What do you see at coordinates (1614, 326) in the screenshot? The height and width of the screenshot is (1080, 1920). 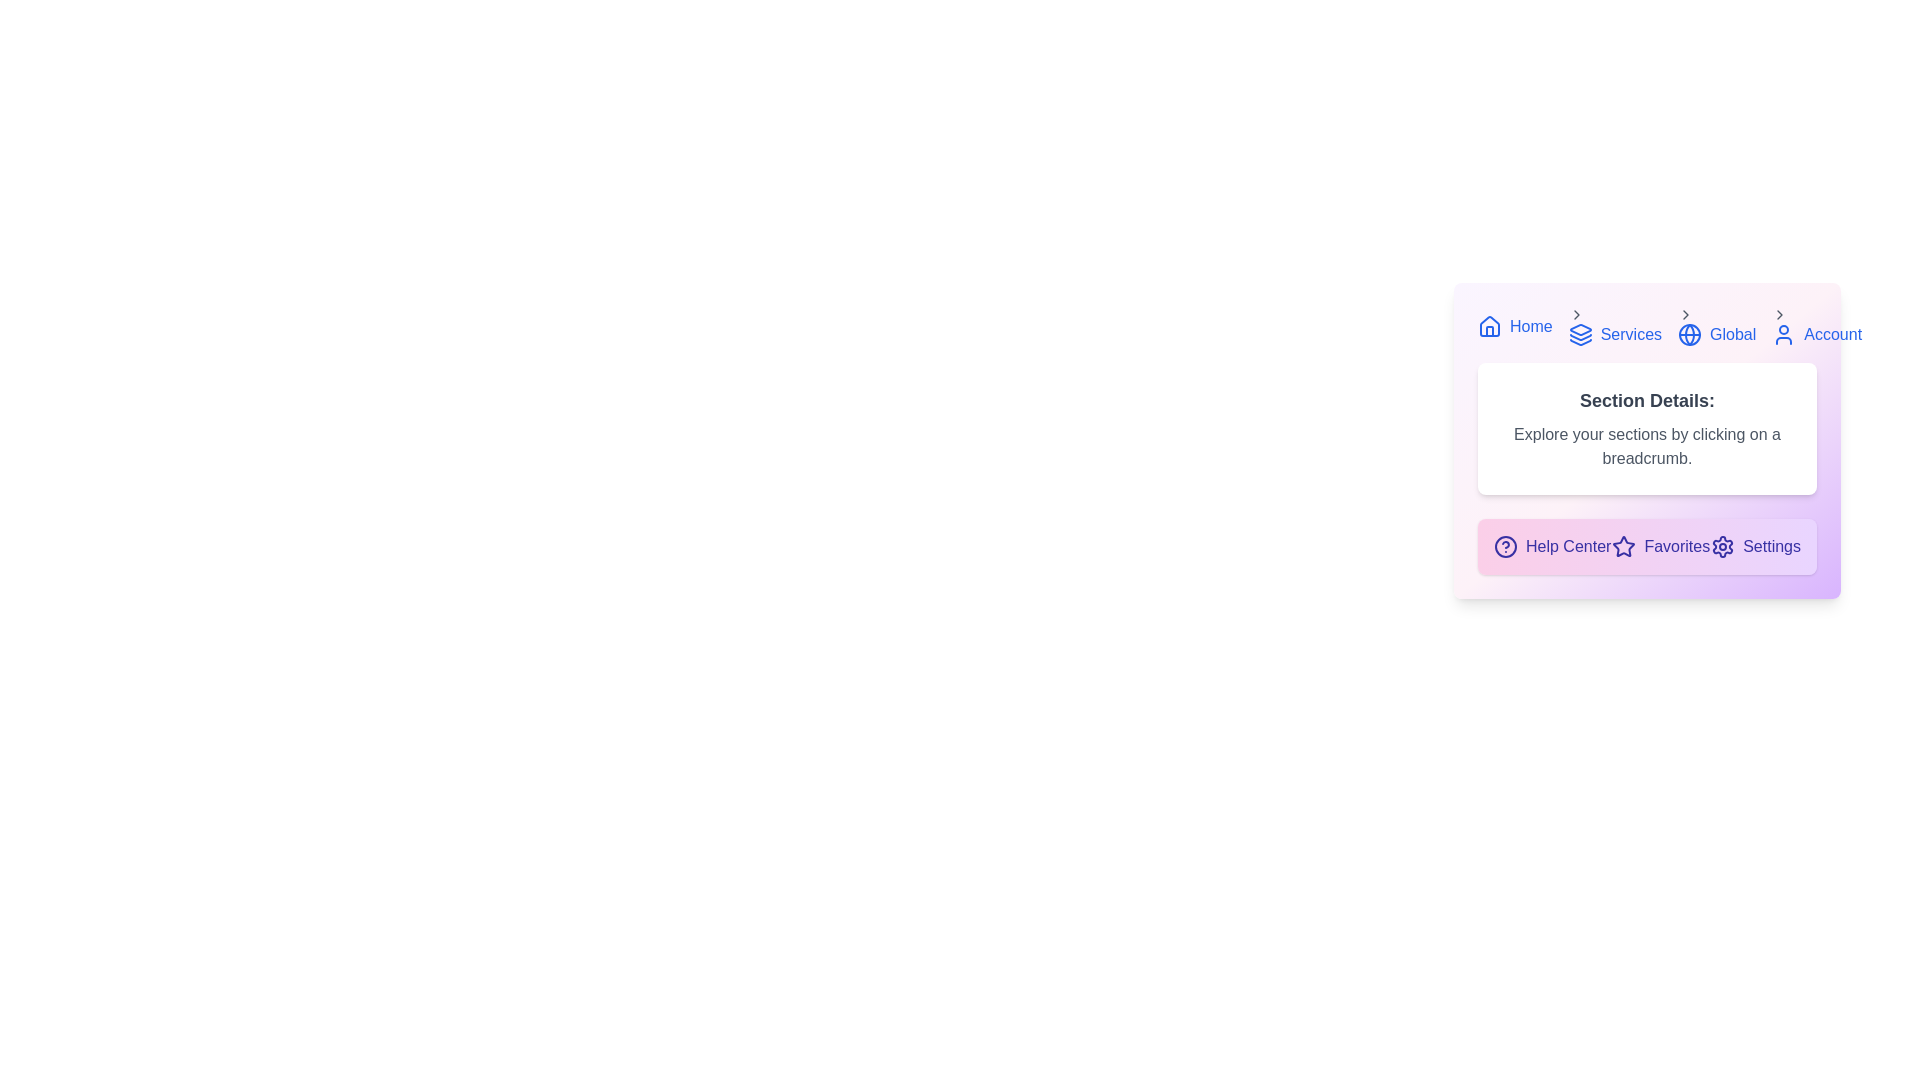 I see `the 'Services' navigational link, which is the second item in the breadcrumb navigation at the top of the interface, between 'Home' and 'Global'` at bounding box center [1614, 326].